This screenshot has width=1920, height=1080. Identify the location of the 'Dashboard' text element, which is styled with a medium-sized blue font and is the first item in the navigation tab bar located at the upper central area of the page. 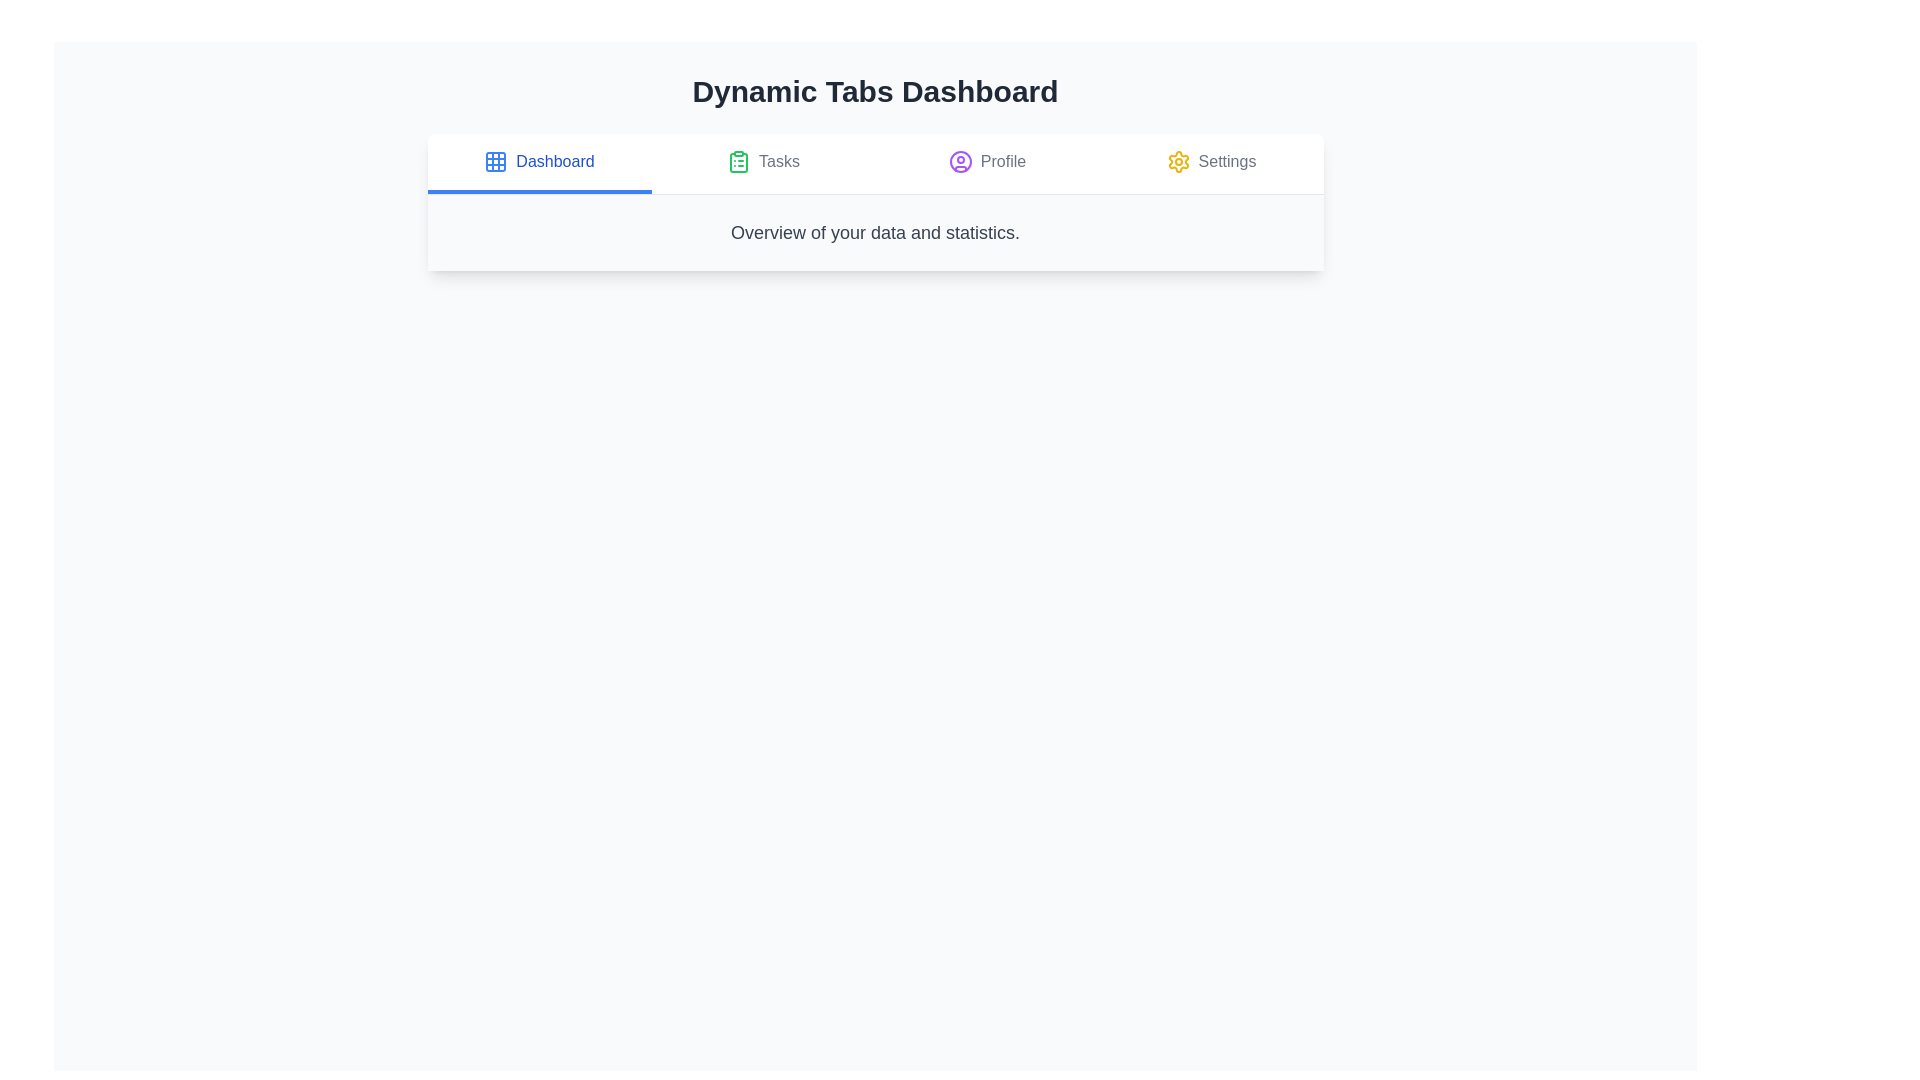
(555, 161).